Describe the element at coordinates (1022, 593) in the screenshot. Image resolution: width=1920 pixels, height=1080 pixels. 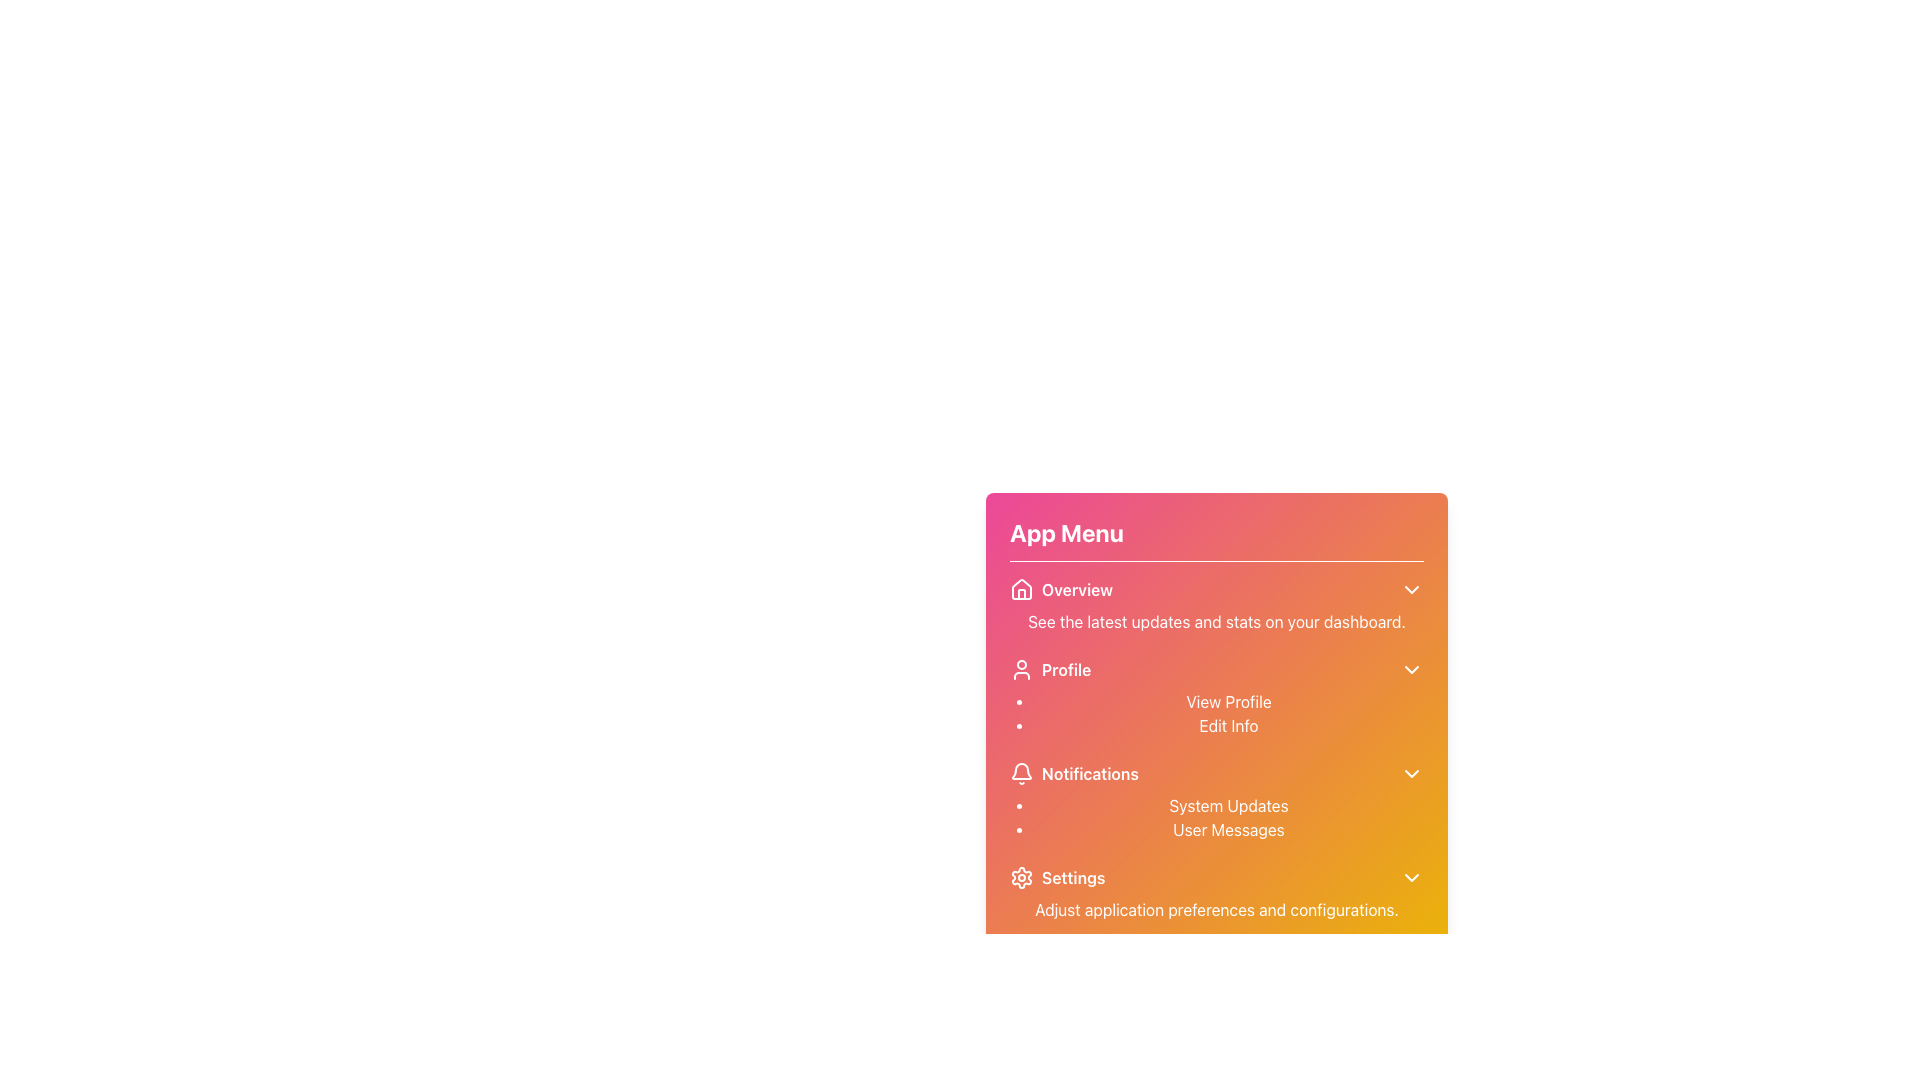
I see `vertical inner lines representing the door within the house icon graphic located at the top of the 'Overview' menu option` at that location.